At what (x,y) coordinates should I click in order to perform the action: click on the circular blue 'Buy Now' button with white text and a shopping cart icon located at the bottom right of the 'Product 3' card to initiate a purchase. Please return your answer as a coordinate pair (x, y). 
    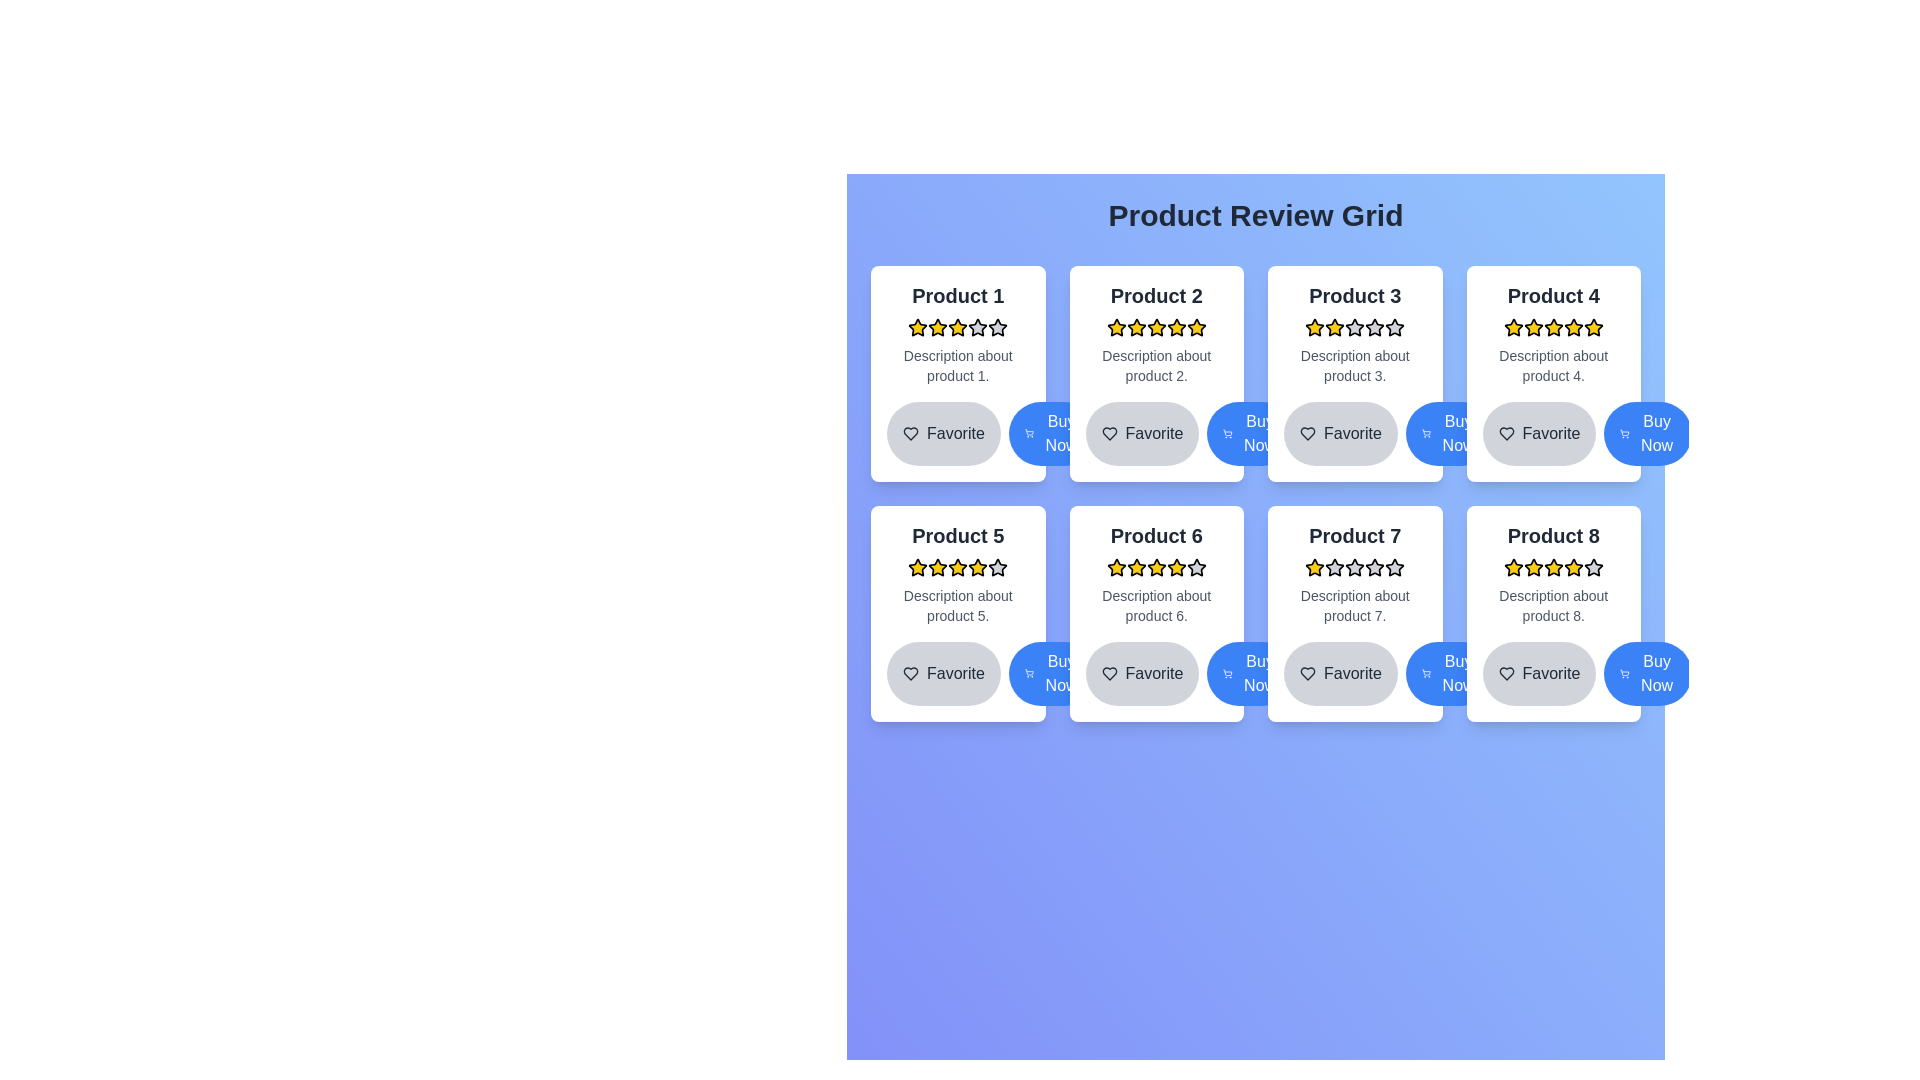
    Looking at the image, I should click on (1449, 433).